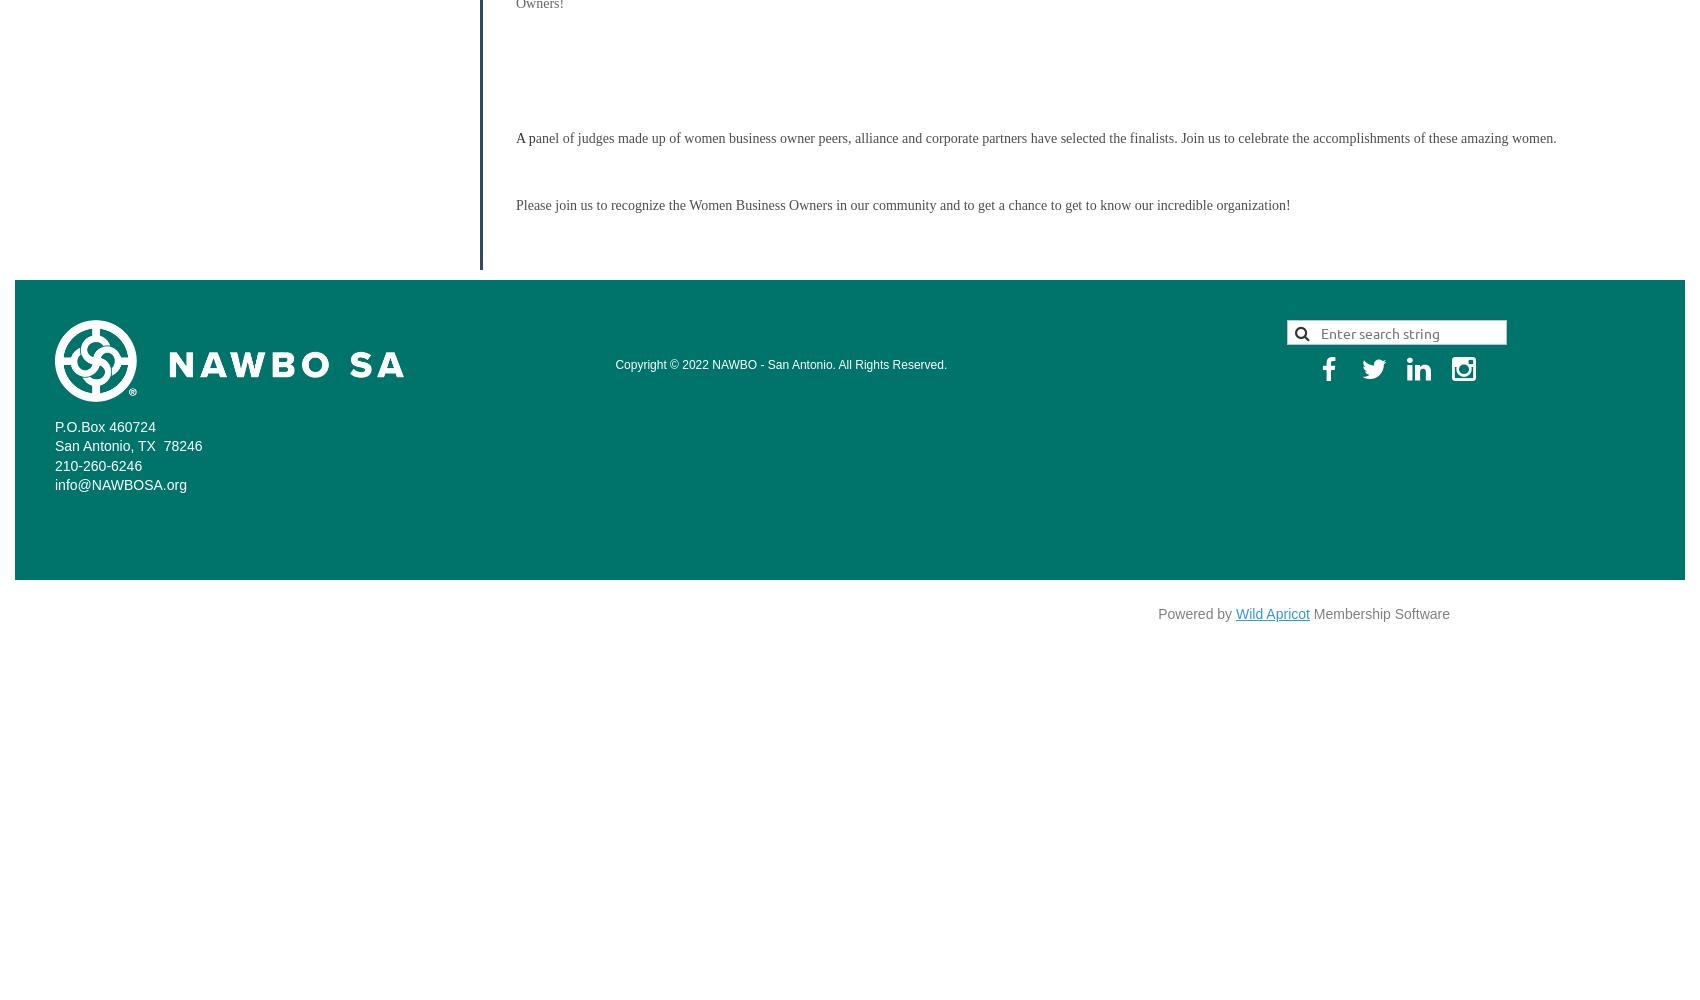 This screenshot has height=1000, width=1700. Describe the element at coordinates (515, 138) in the screenshot. I see `'A p'` at that location.